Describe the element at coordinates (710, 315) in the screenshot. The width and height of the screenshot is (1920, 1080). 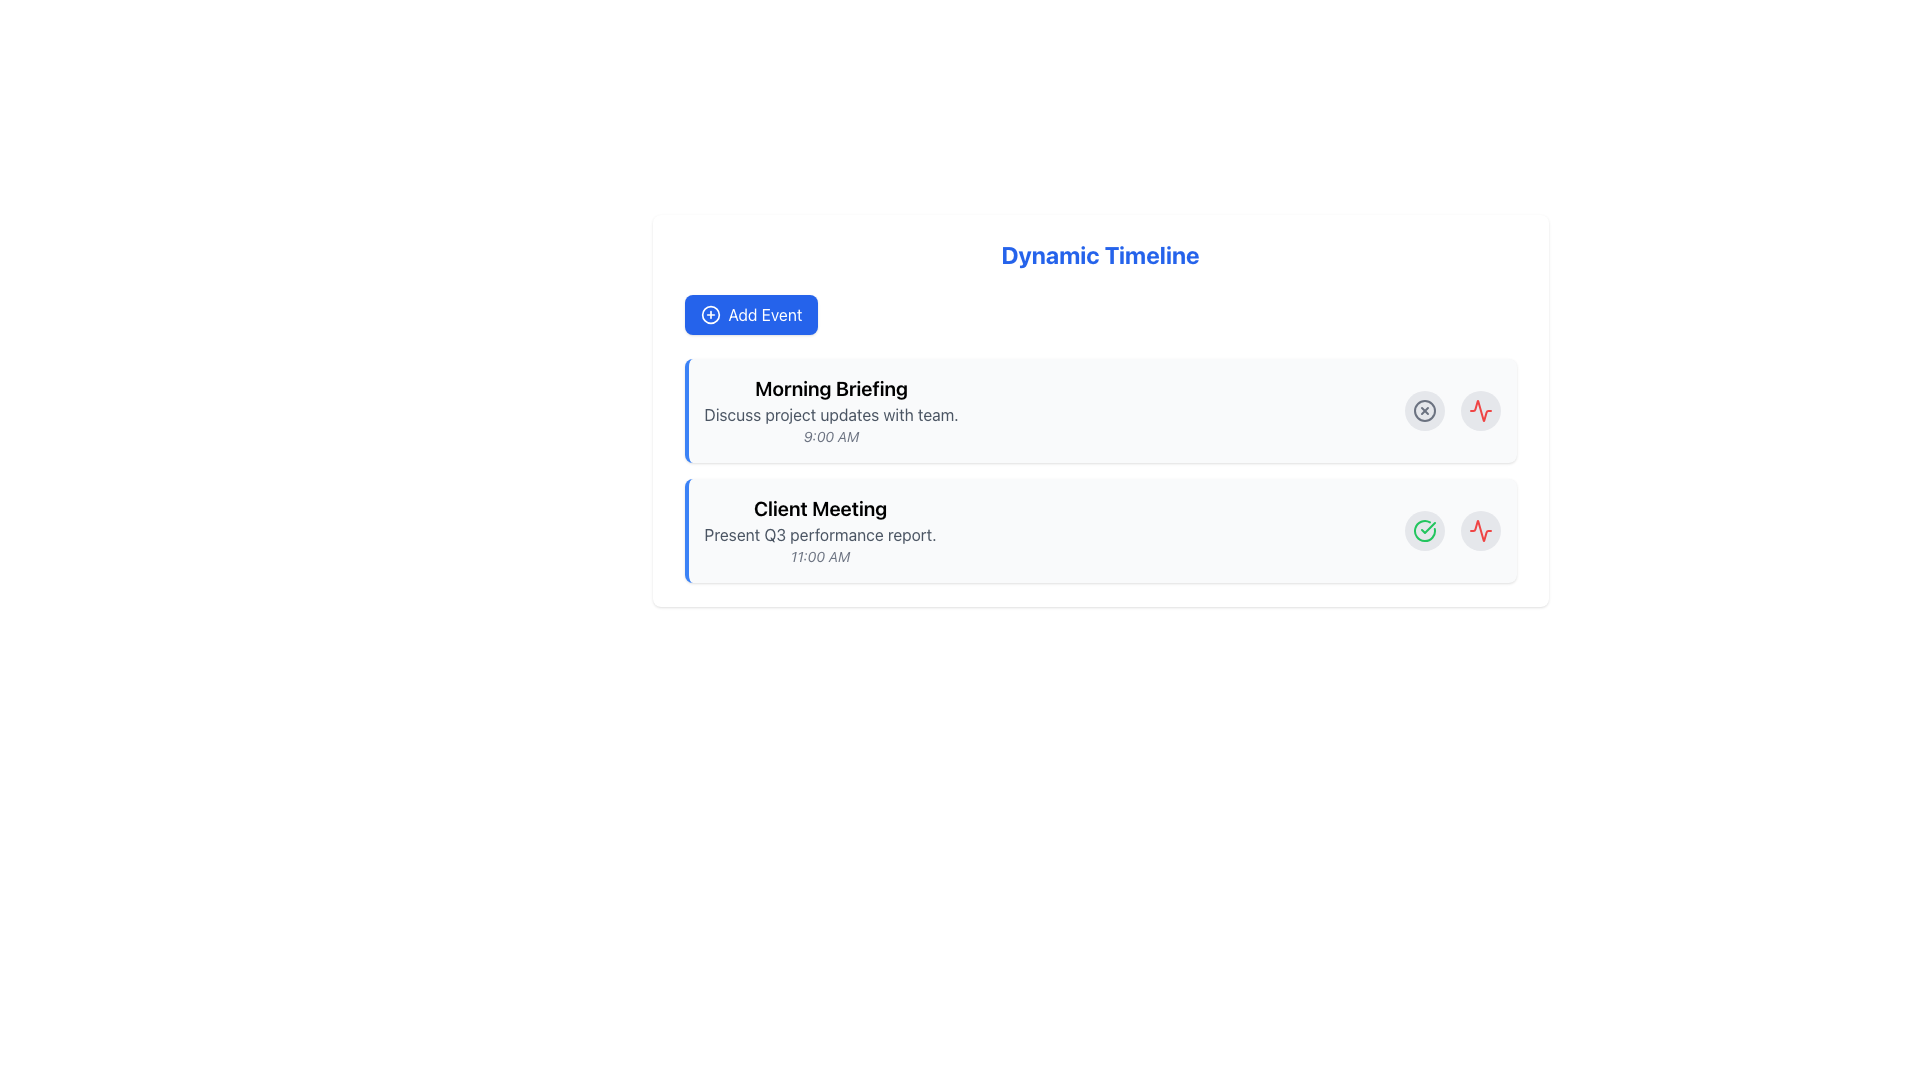
I see `the graphical icon located on the left side of the 'Add Event' button, which visually supports the button for adding or creating content` at that location.